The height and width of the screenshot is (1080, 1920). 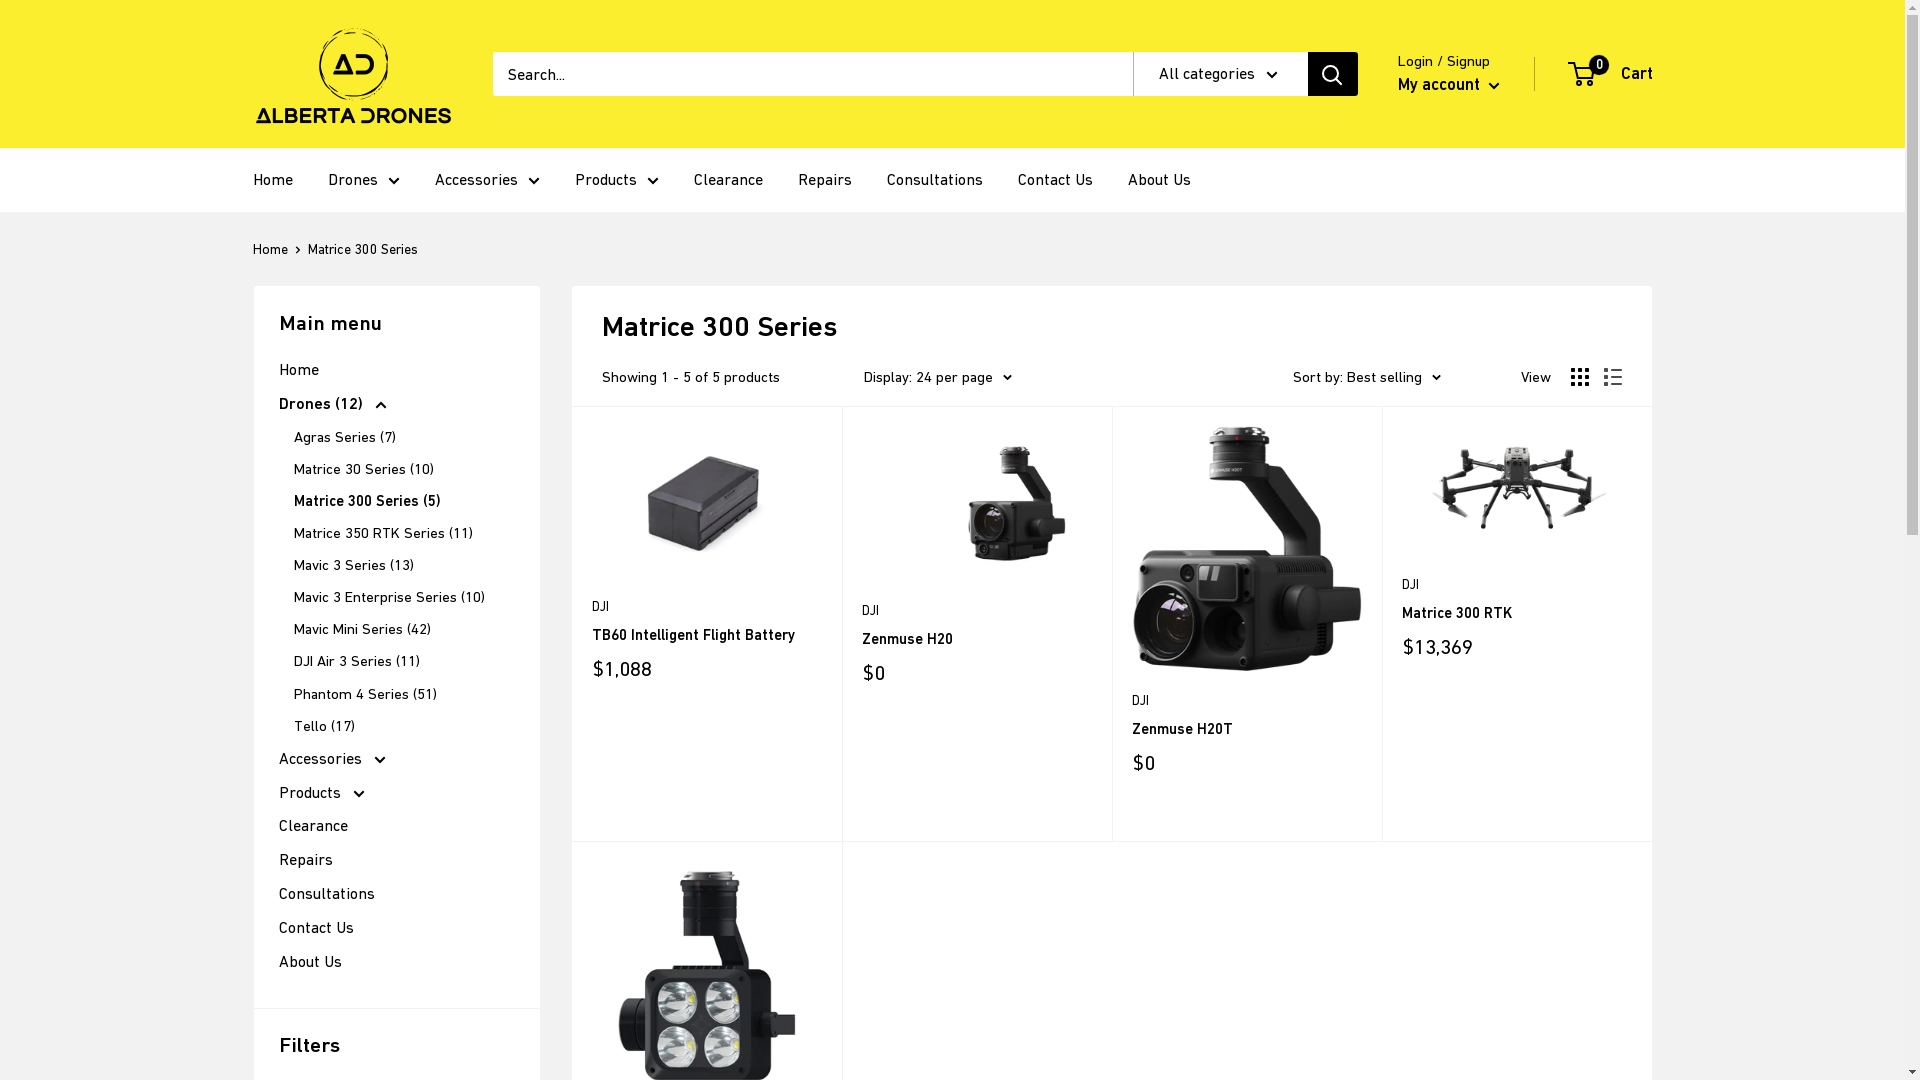 I want to click on 'Matrice 300 Series (5)', so click(x=292, y=500).